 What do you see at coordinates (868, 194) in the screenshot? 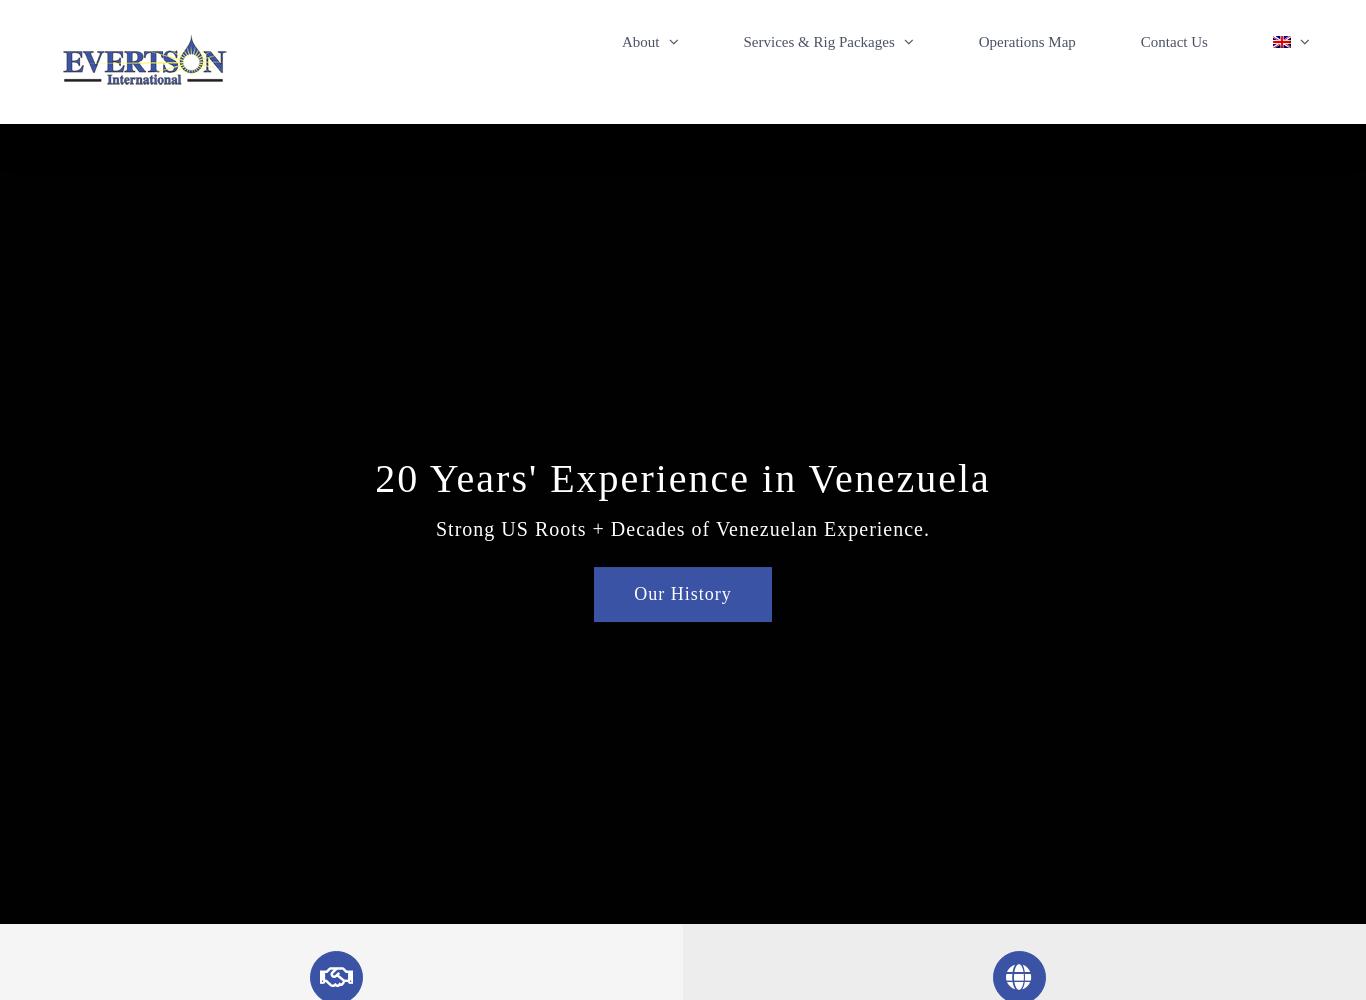
I see `'Evertson #5 – 350HP Workover'` at bounding box center [868, 194].